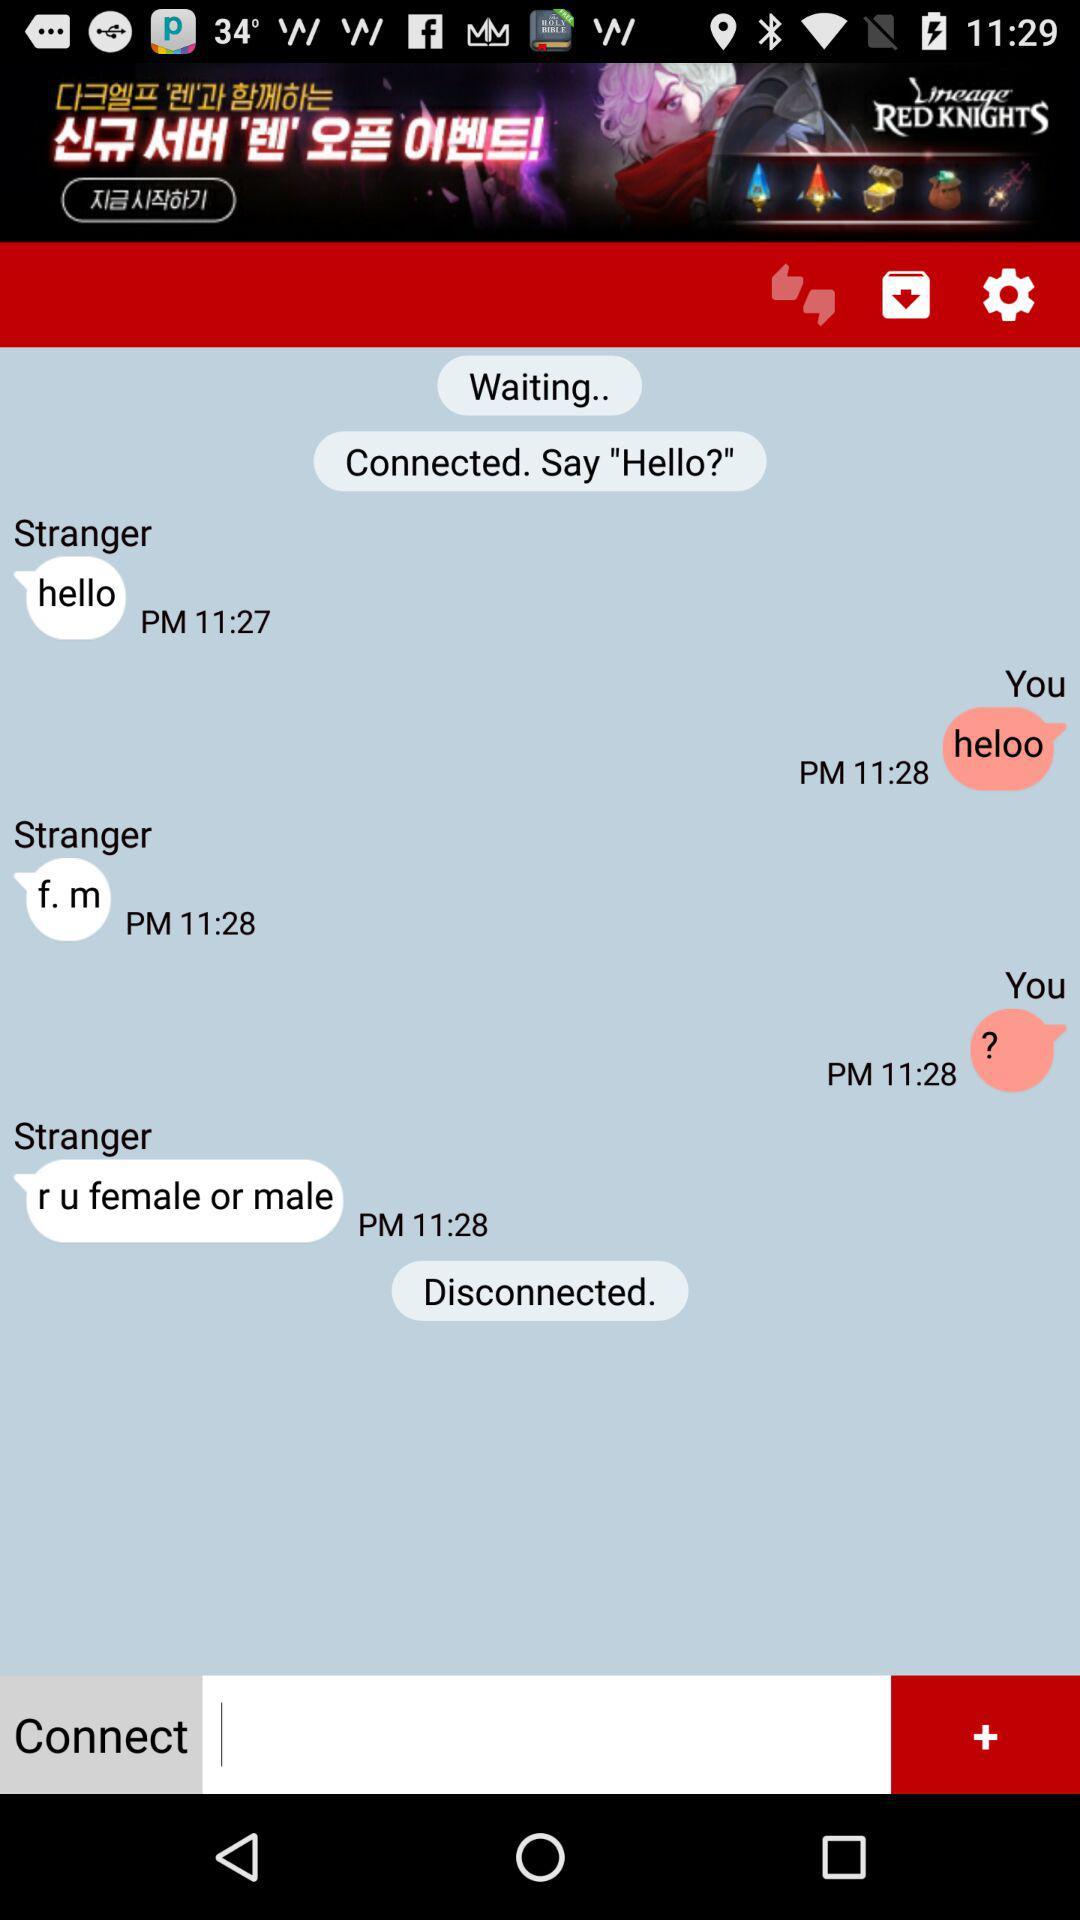  I want to click on input a contact to connect with, so click(546, 1733).